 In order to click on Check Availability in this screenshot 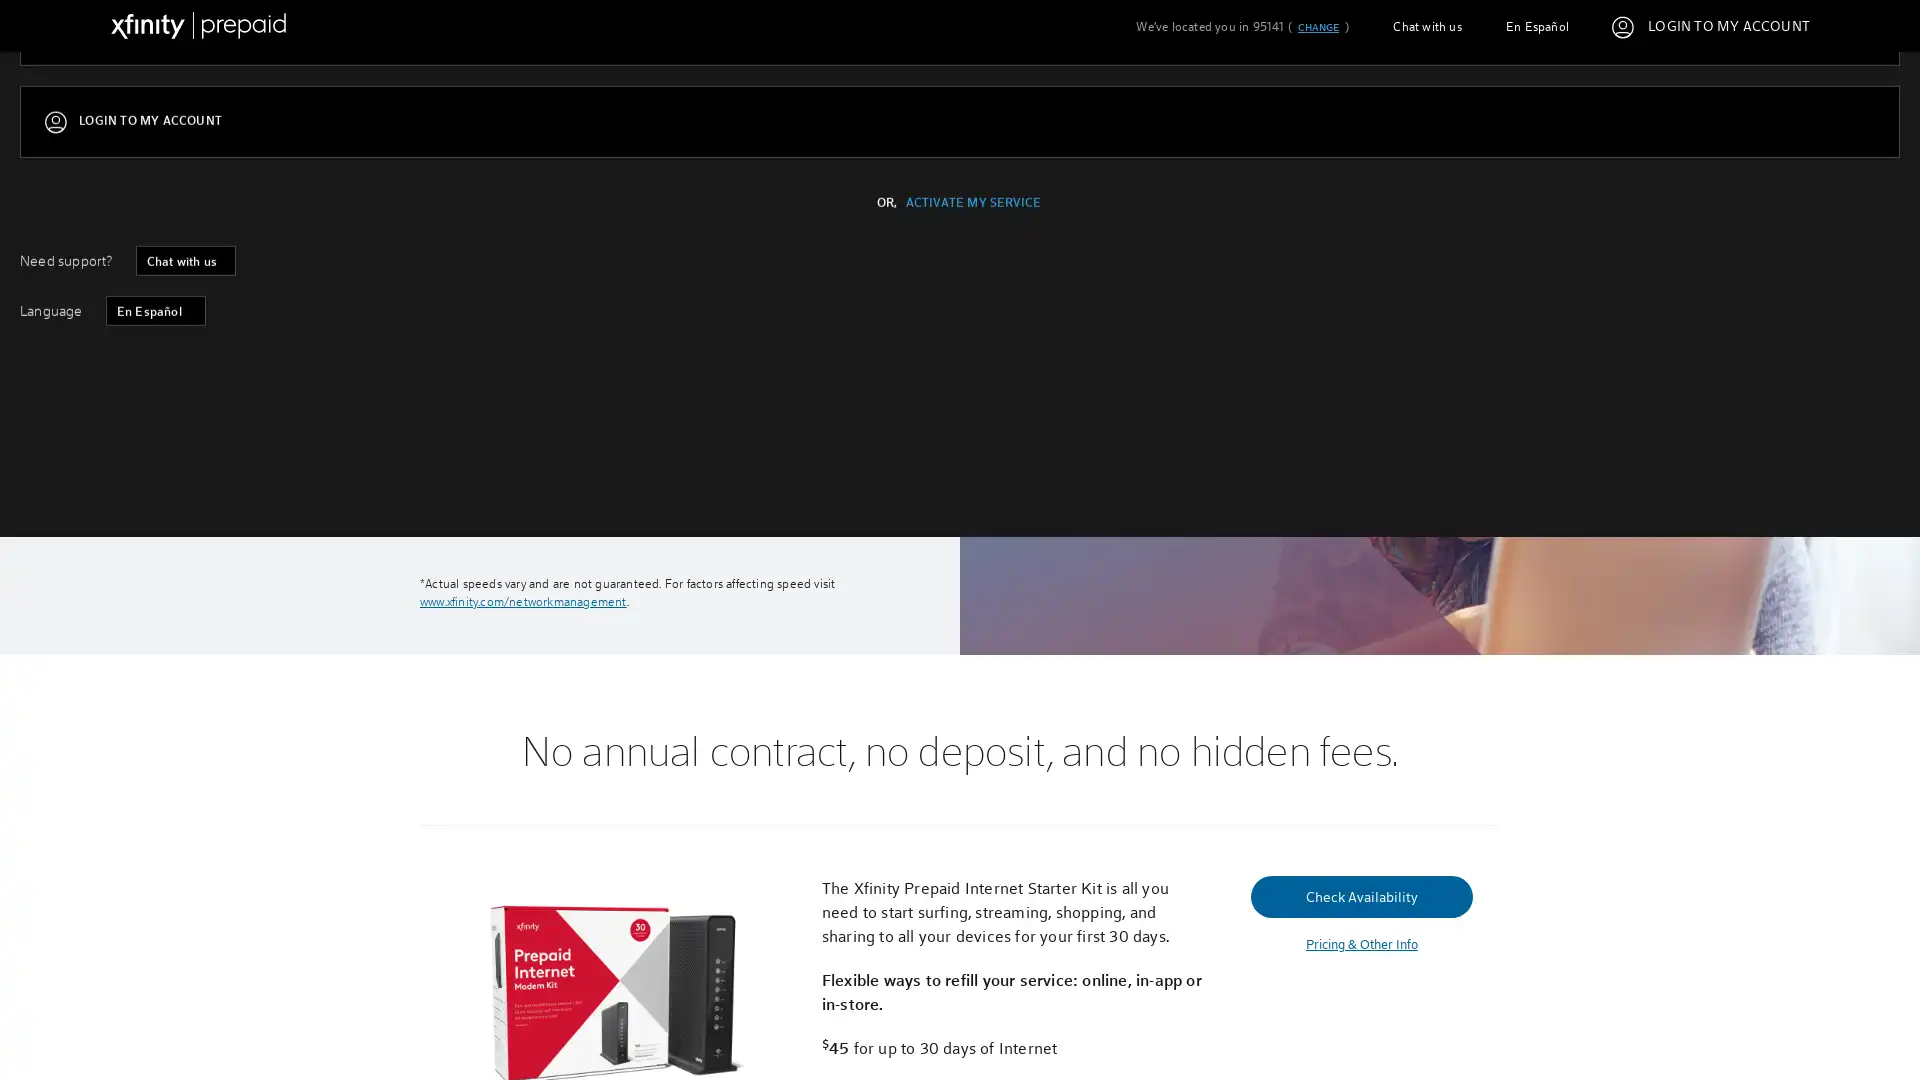, I will do `click(1360, 894)`.